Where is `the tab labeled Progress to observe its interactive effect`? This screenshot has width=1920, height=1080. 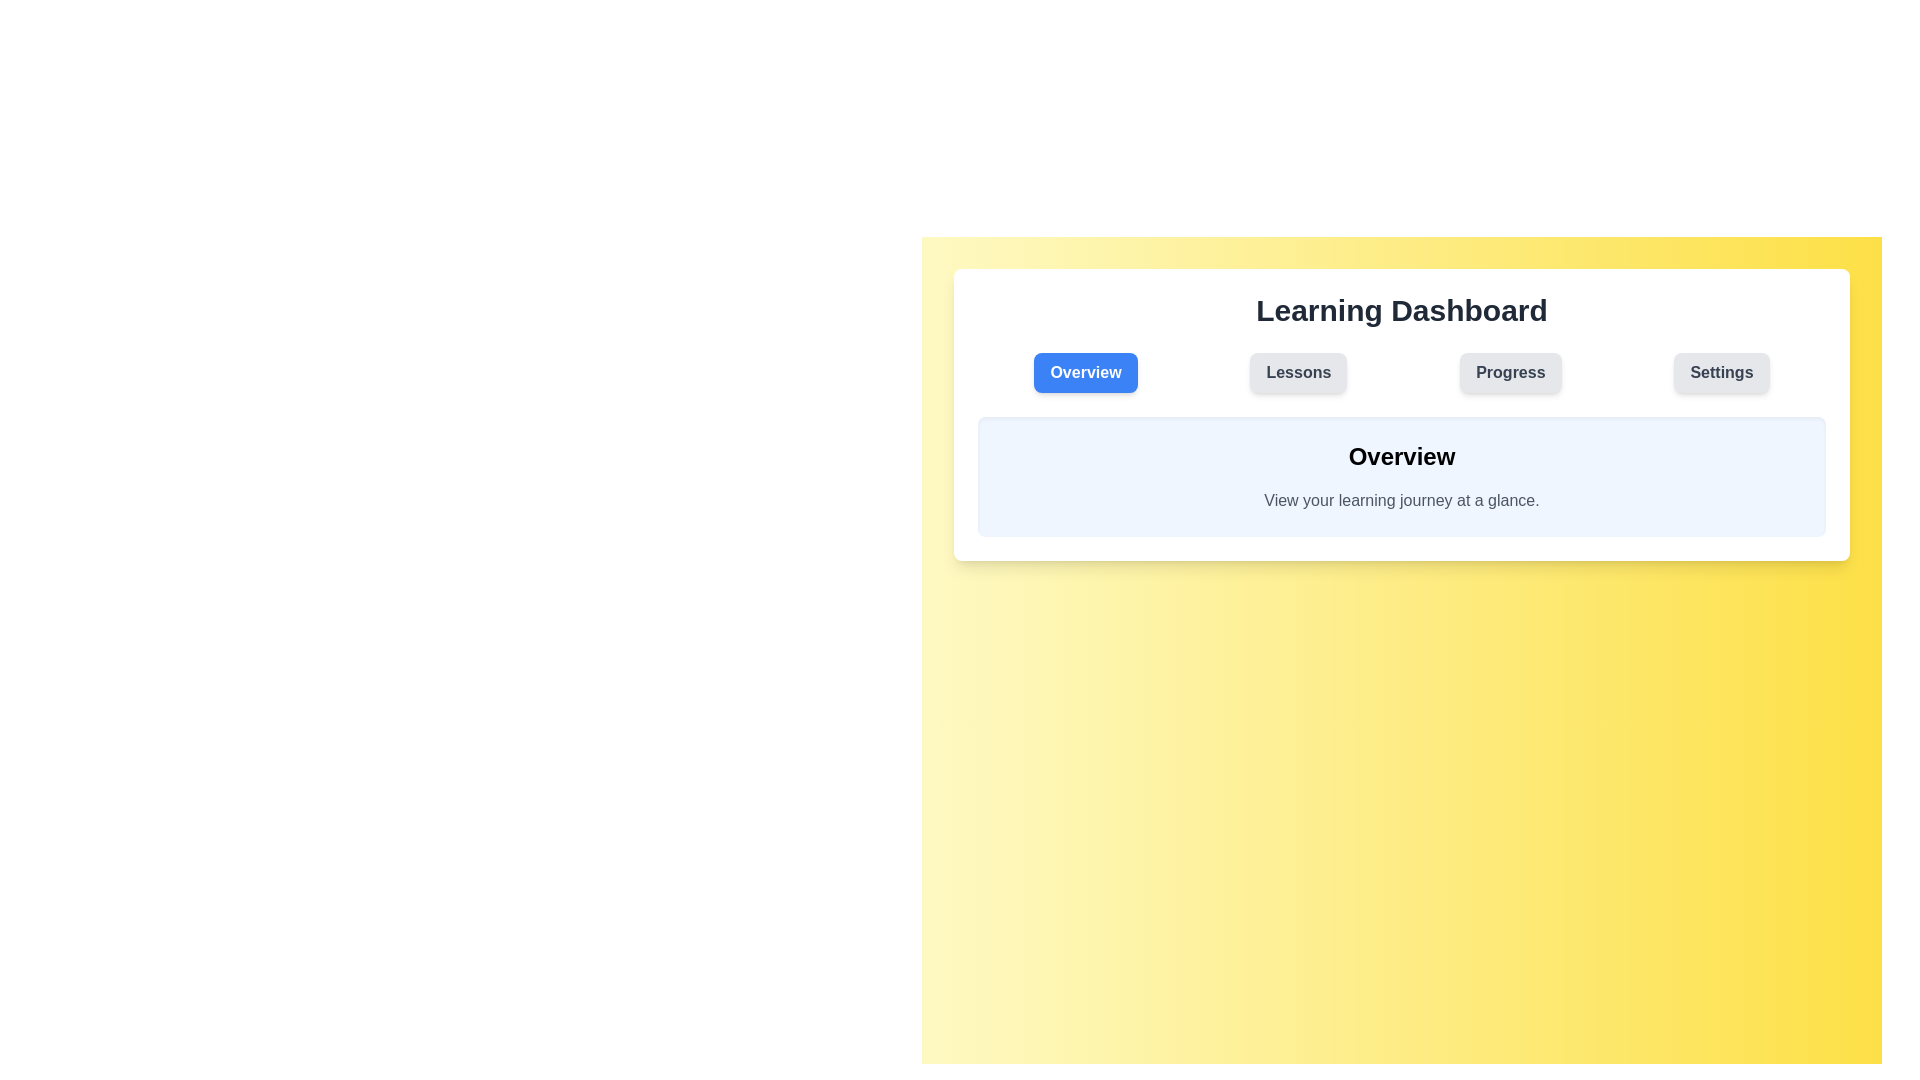
the tab labeled Progress to observe its interactive effect is located at coordinates (1510, 373).